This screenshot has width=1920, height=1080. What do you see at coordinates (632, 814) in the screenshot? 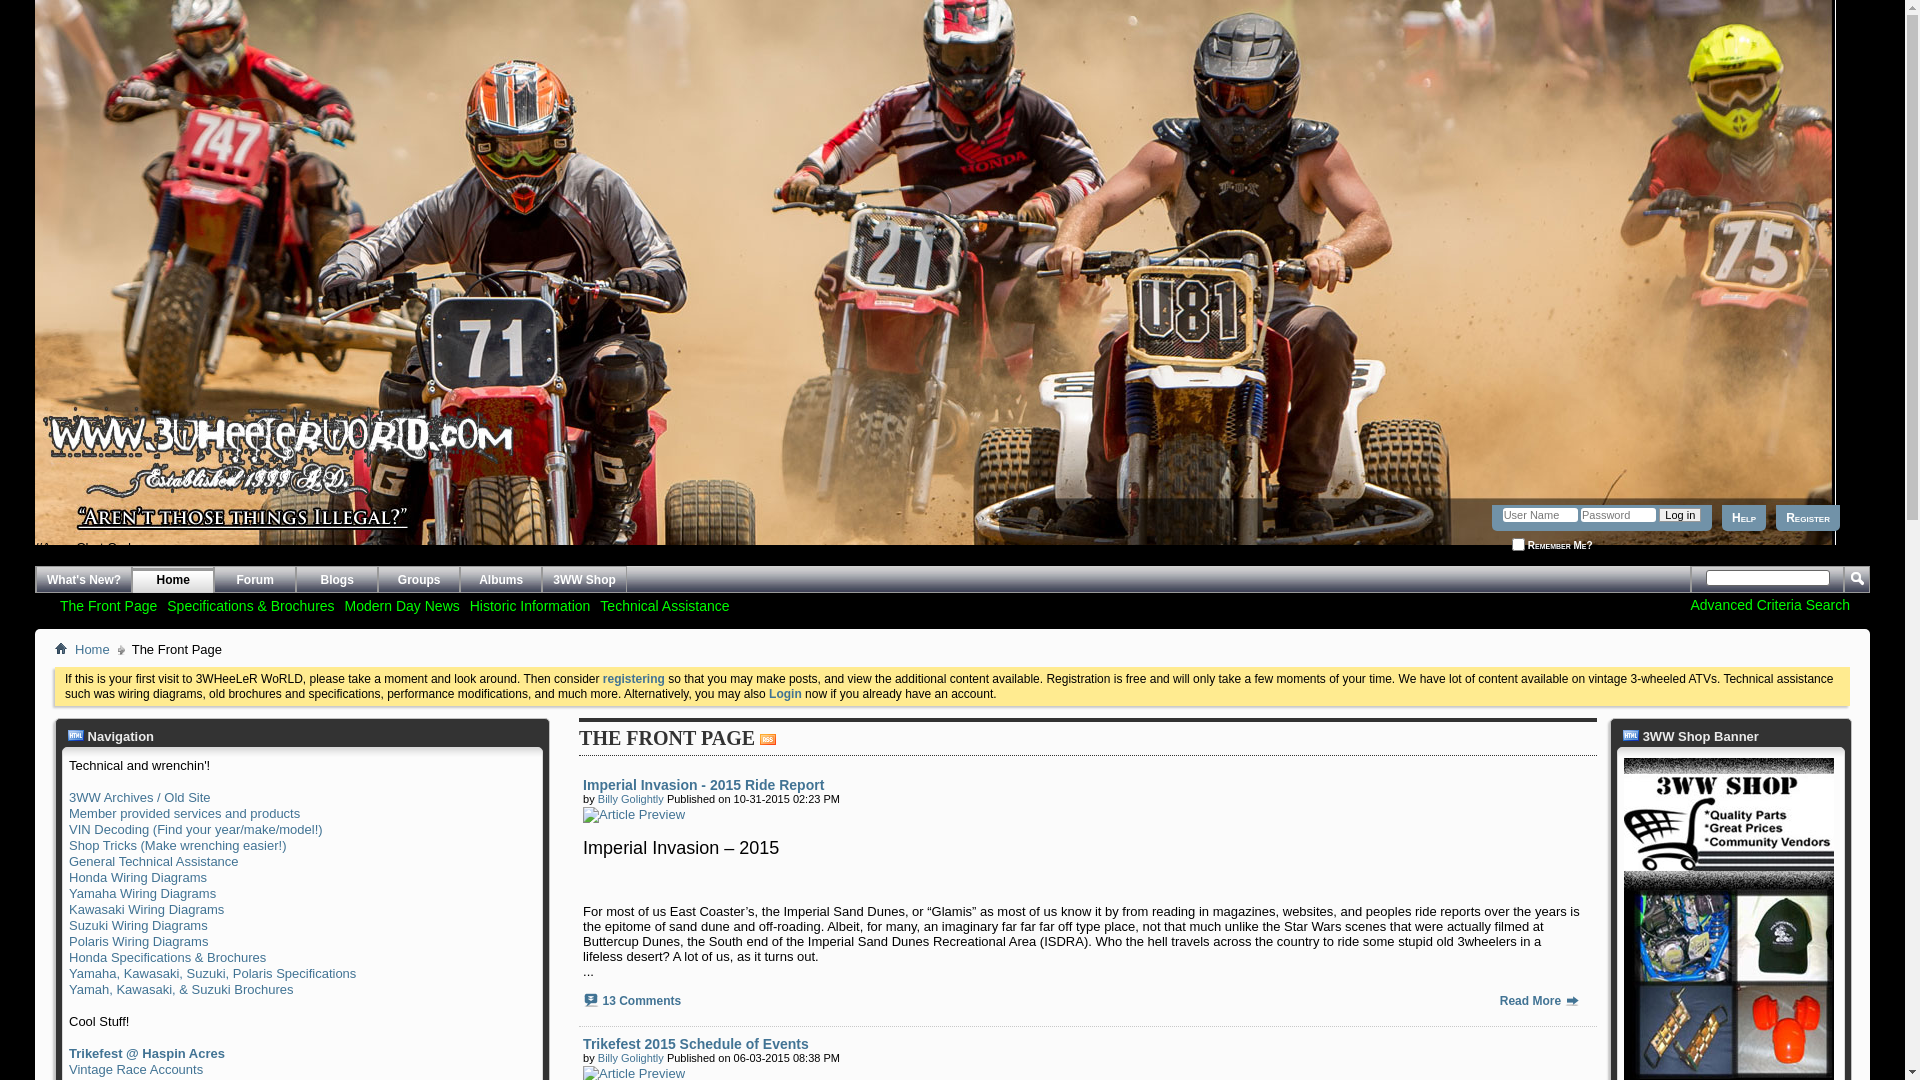
I see `'Article Preview'` at bounding box center [632, 814].